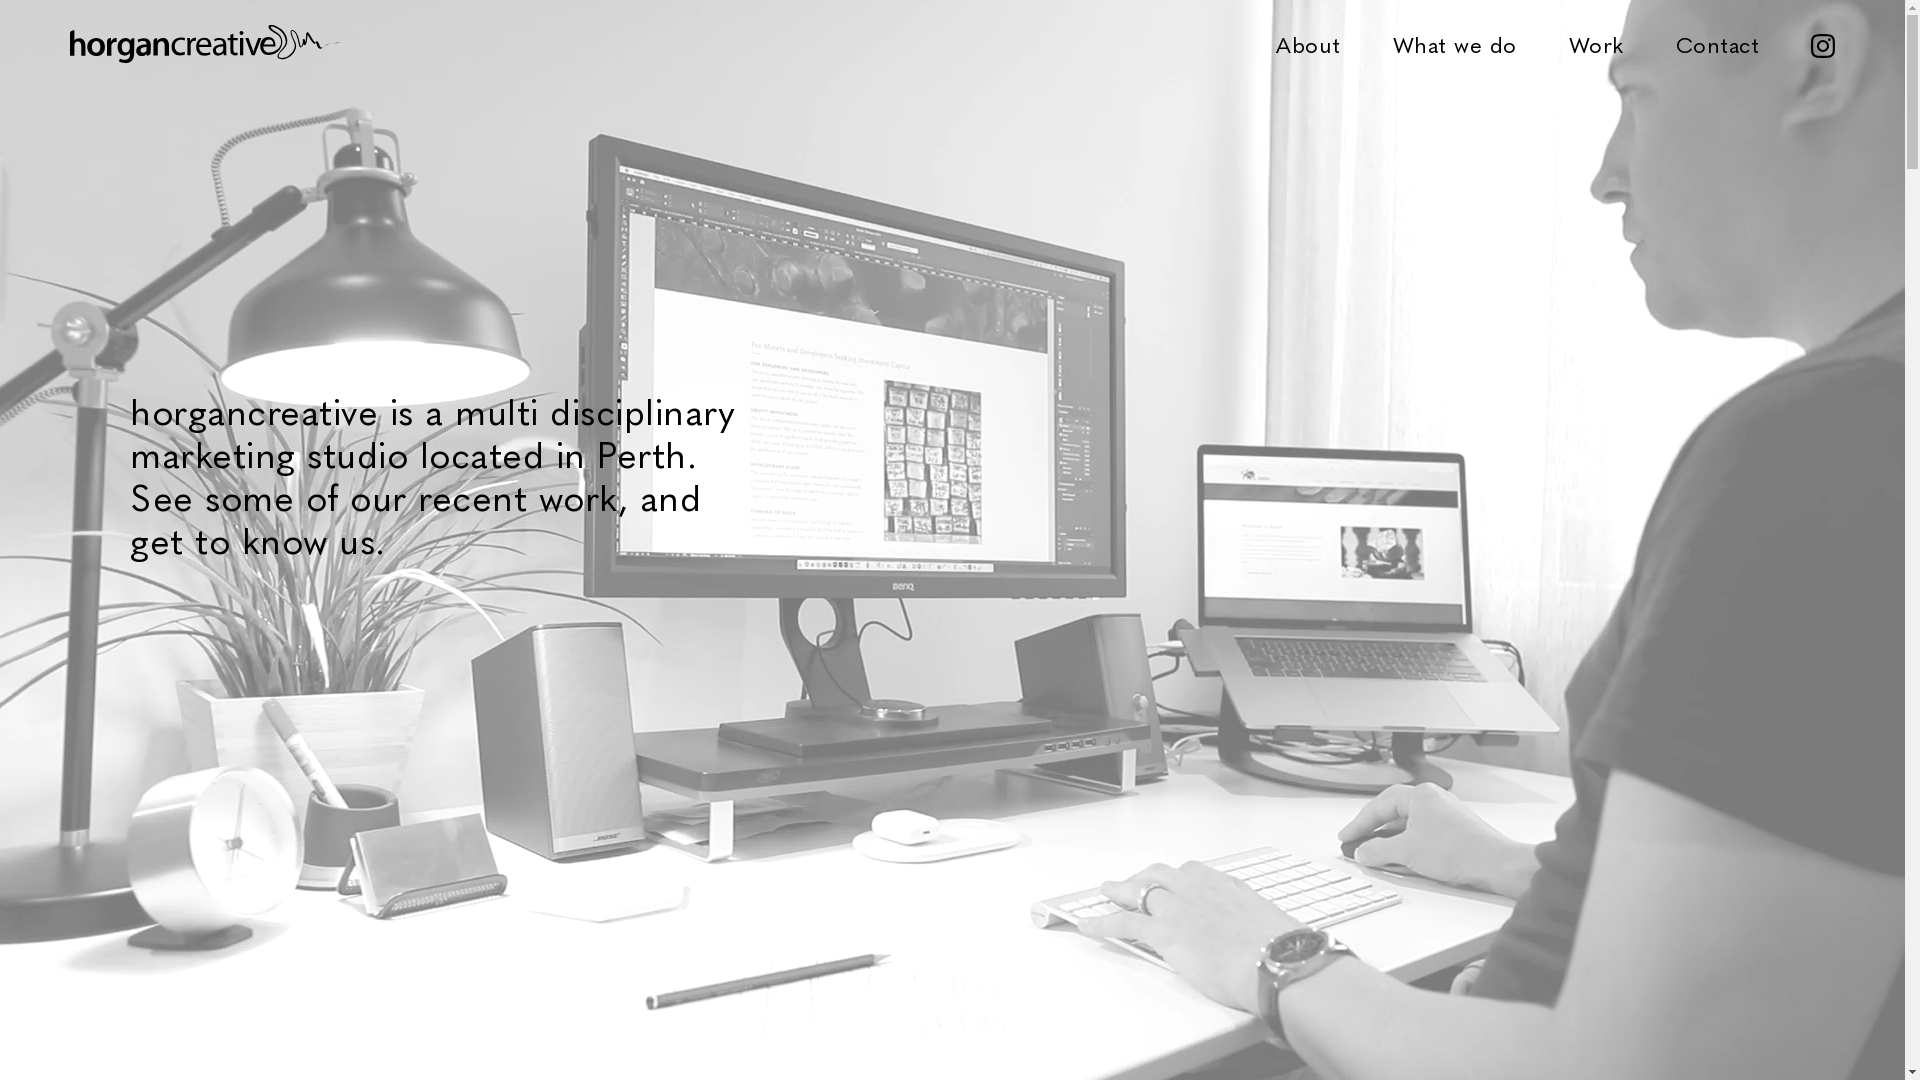 This screenshot has height=1080, width=1920. What do you see at coordinates (1594, 43) in the screenshot?
I see `'Work'` at bounding box center [1594, 43].